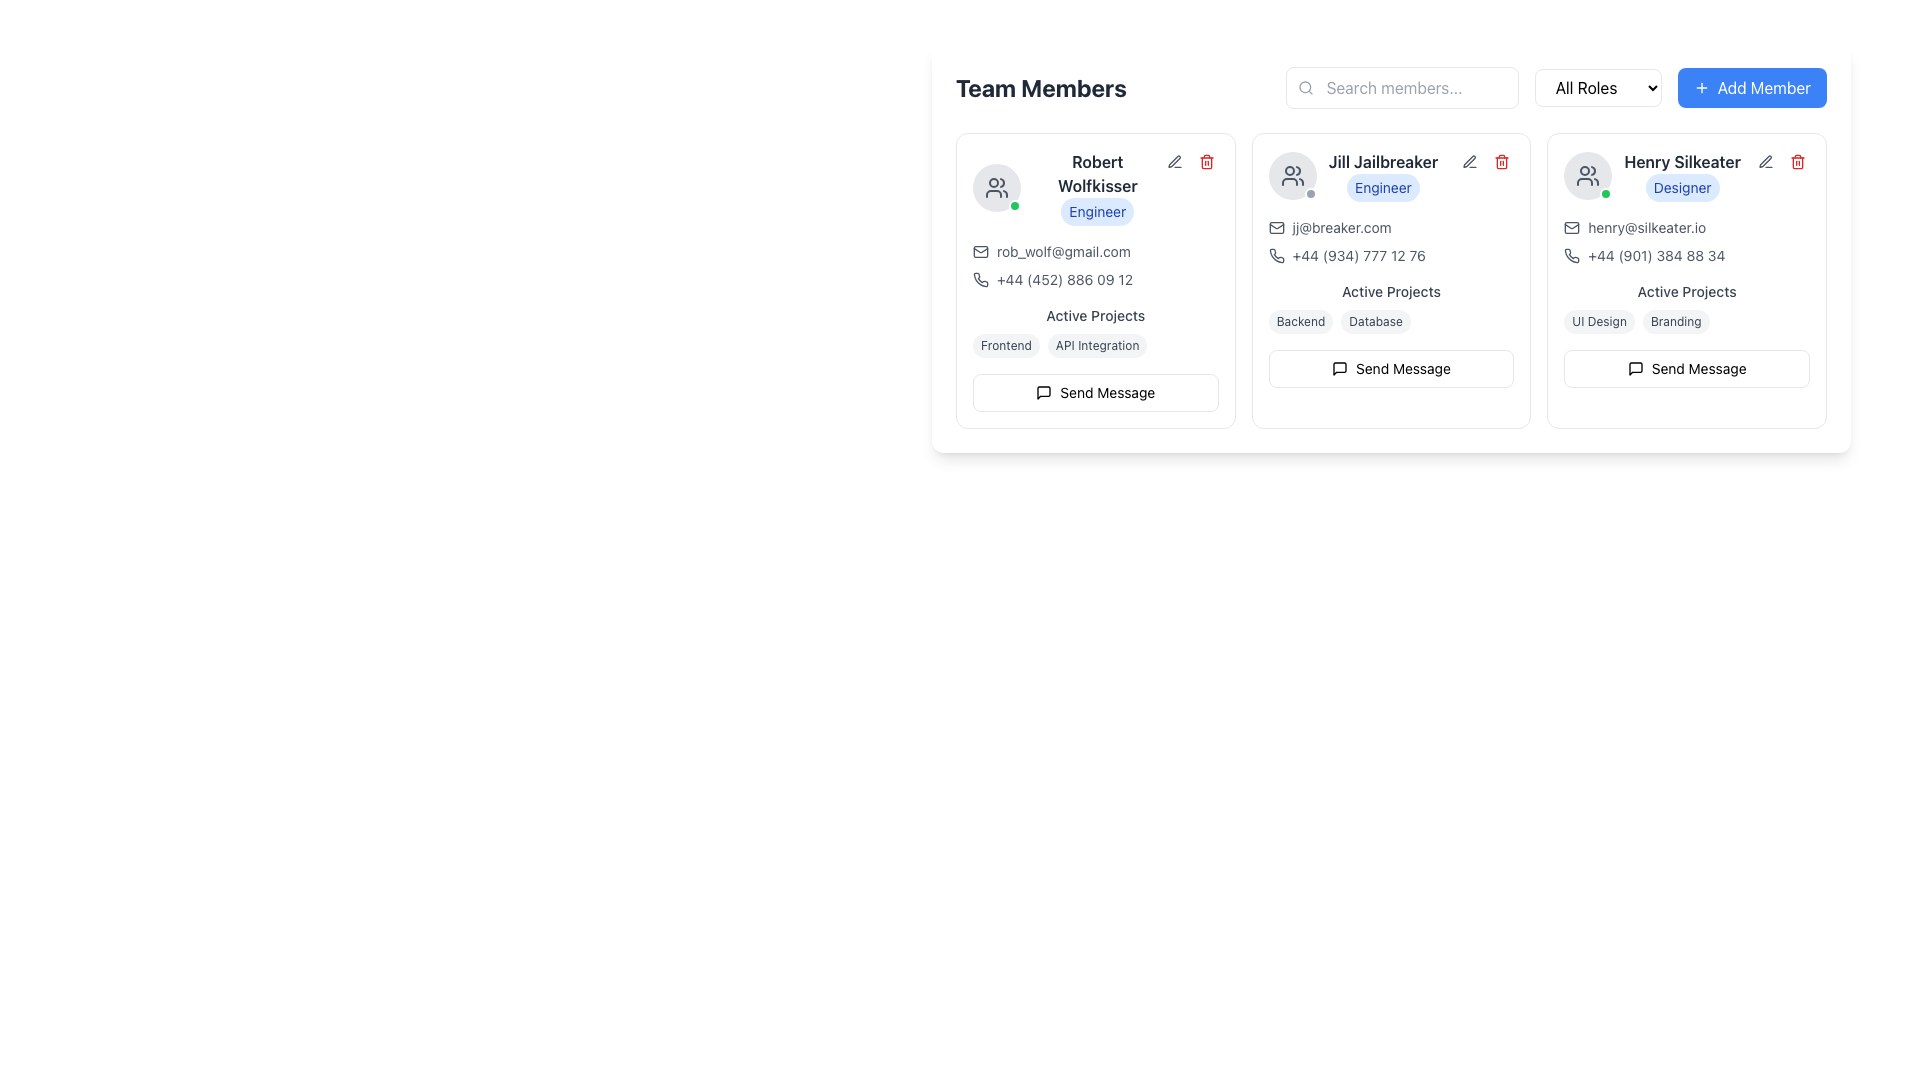 The width and height of the screenshot is (1920, 1080). What do you see at coordinates (1571, 254) in the screenshot?
I see `the stylized phone icon button located next to the email address of 'Henry Silkeater'` at bounding box center [1571, 254].